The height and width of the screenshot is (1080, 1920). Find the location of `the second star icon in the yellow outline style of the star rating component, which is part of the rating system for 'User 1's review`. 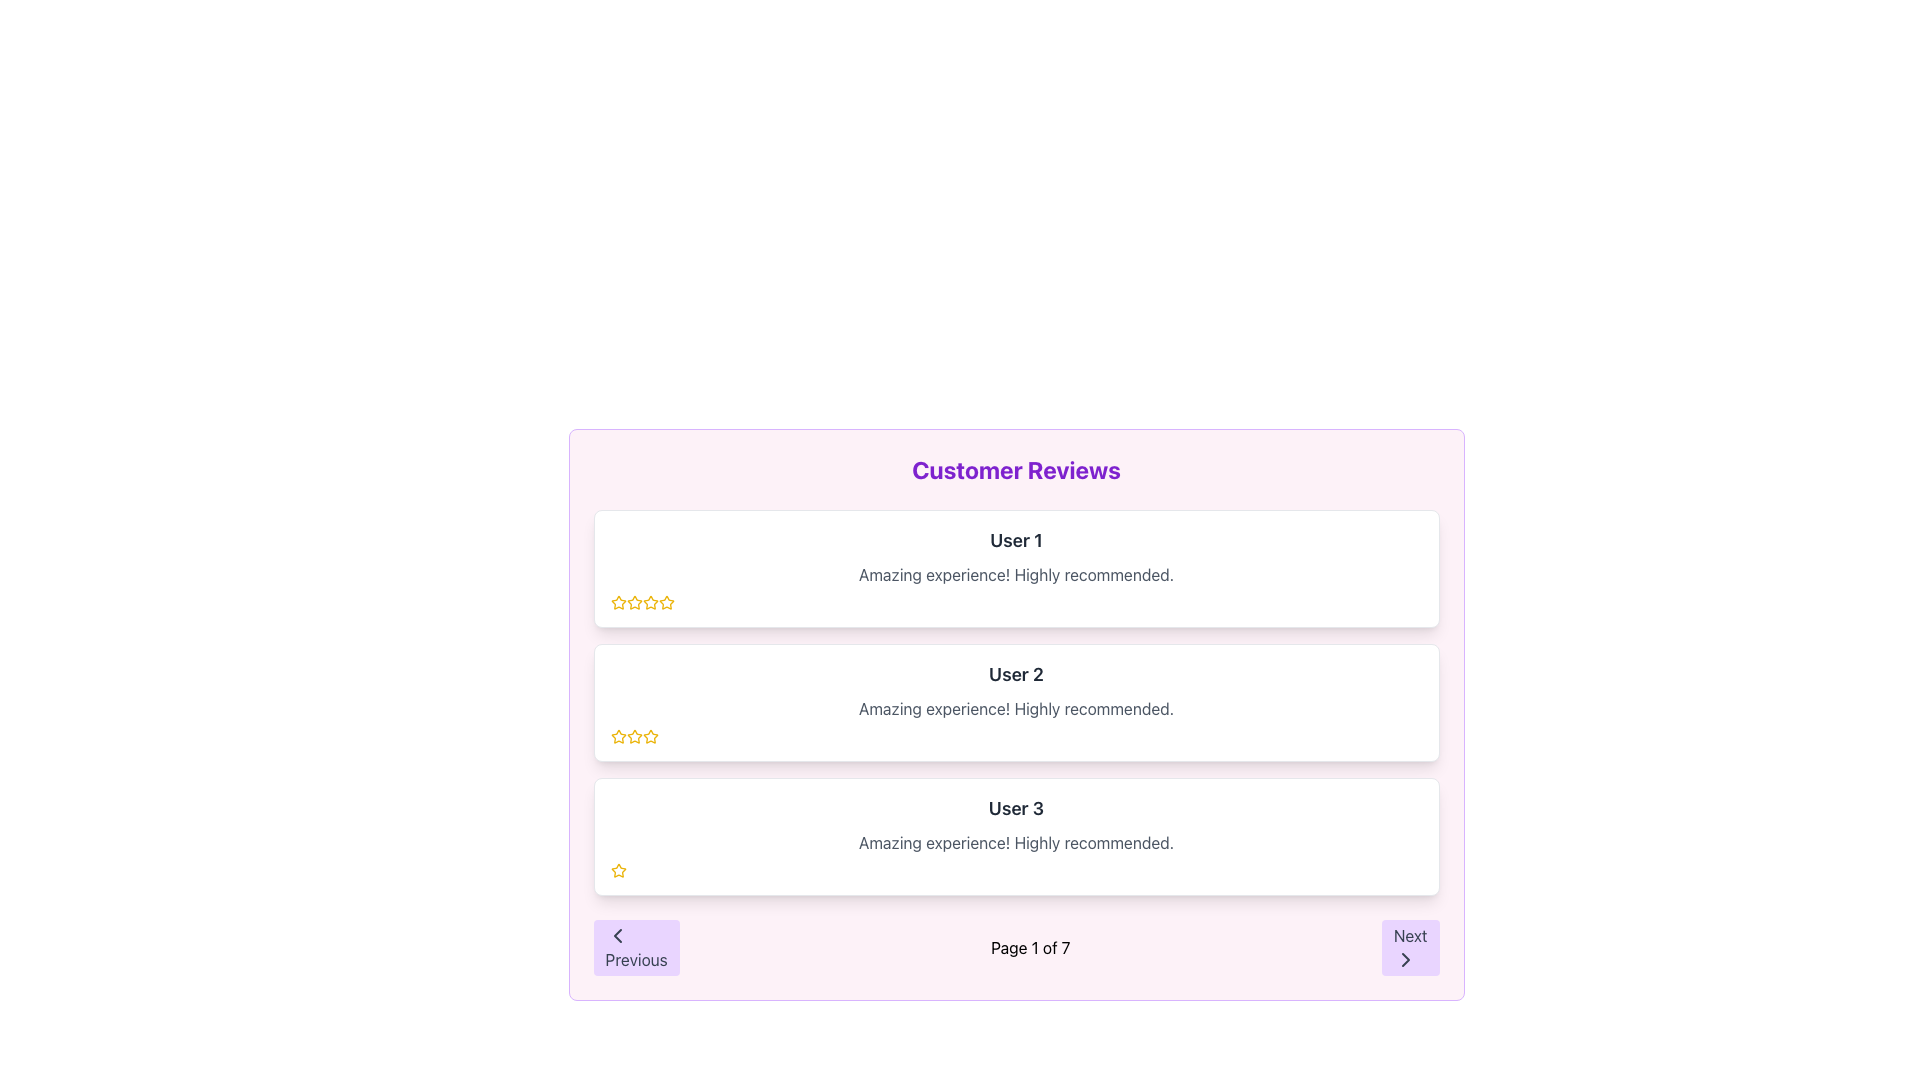

the second star icon in the yellow outline style of the star rating component, which is part of the rating system for 'User 1's review is located at coordinates (633, 601).